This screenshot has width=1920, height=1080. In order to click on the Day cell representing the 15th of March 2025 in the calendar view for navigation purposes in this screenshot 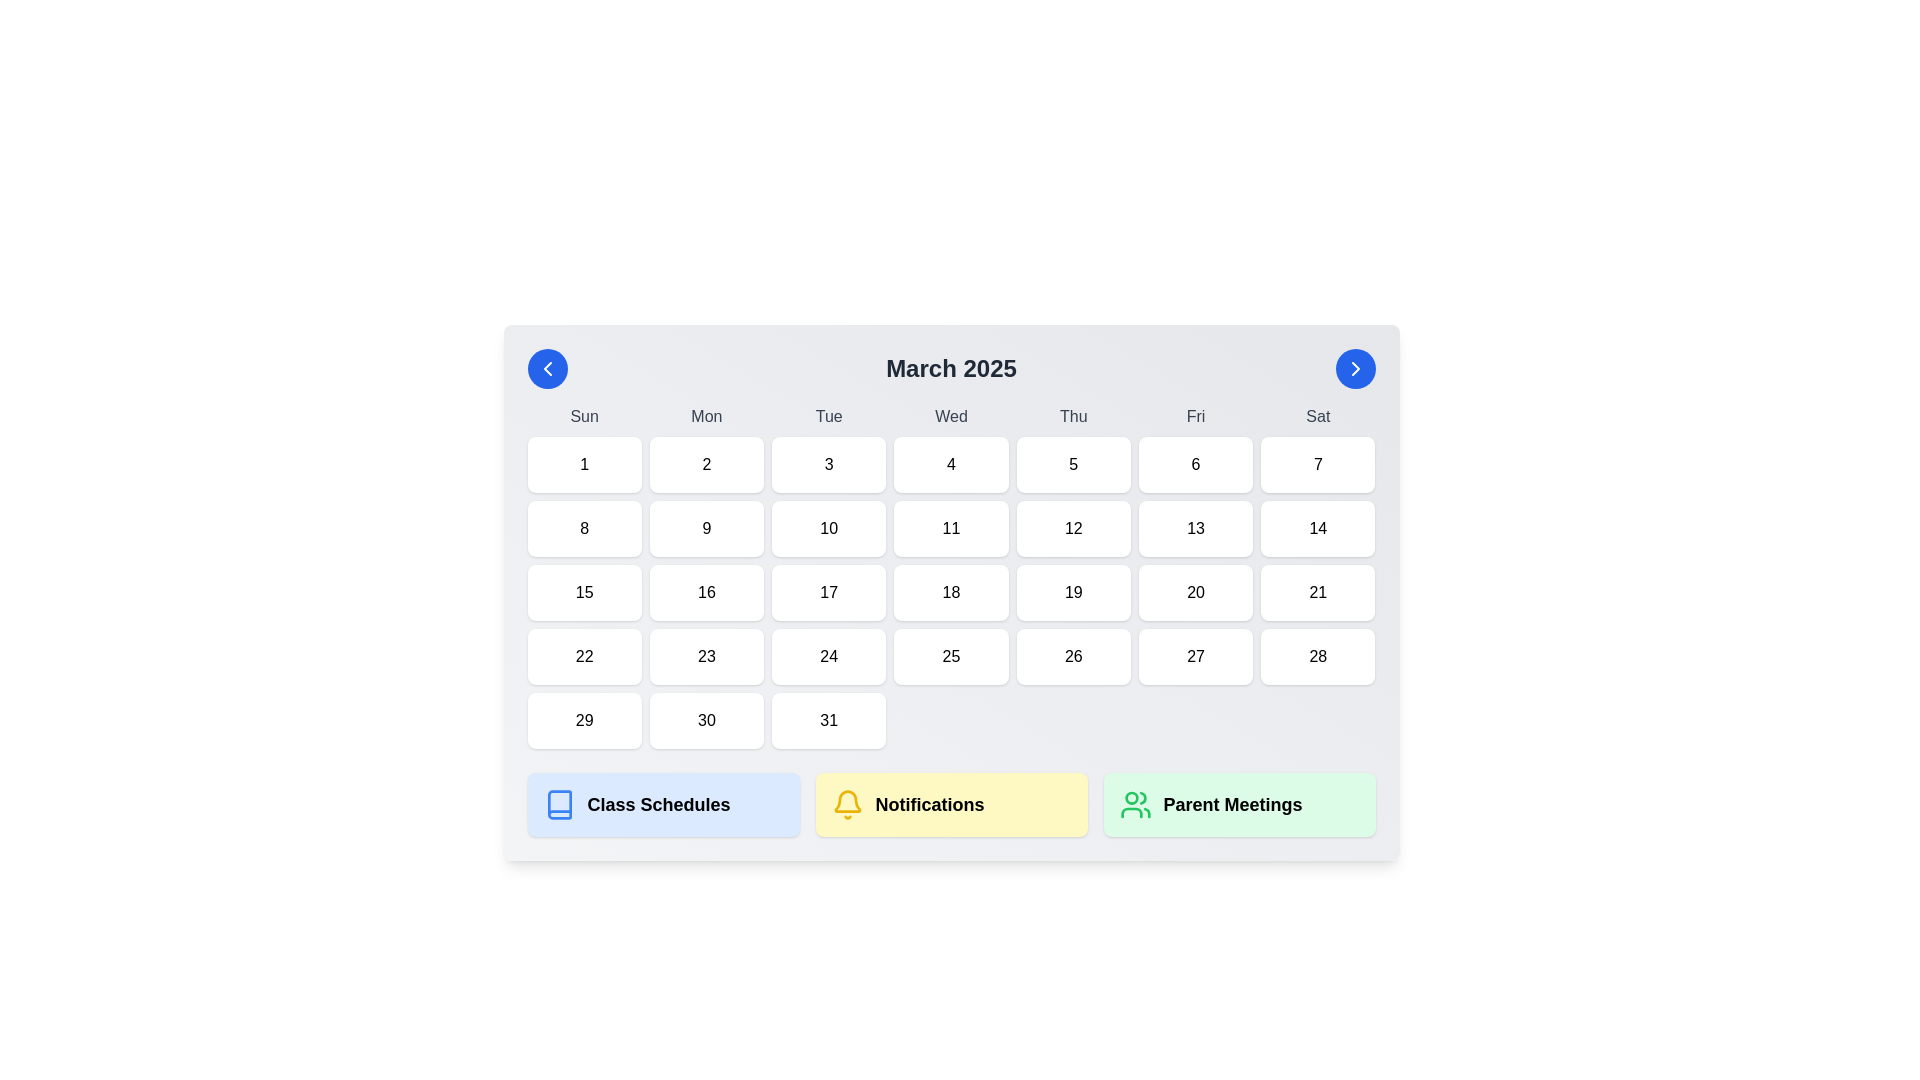, I will do `click(583, 592)`.